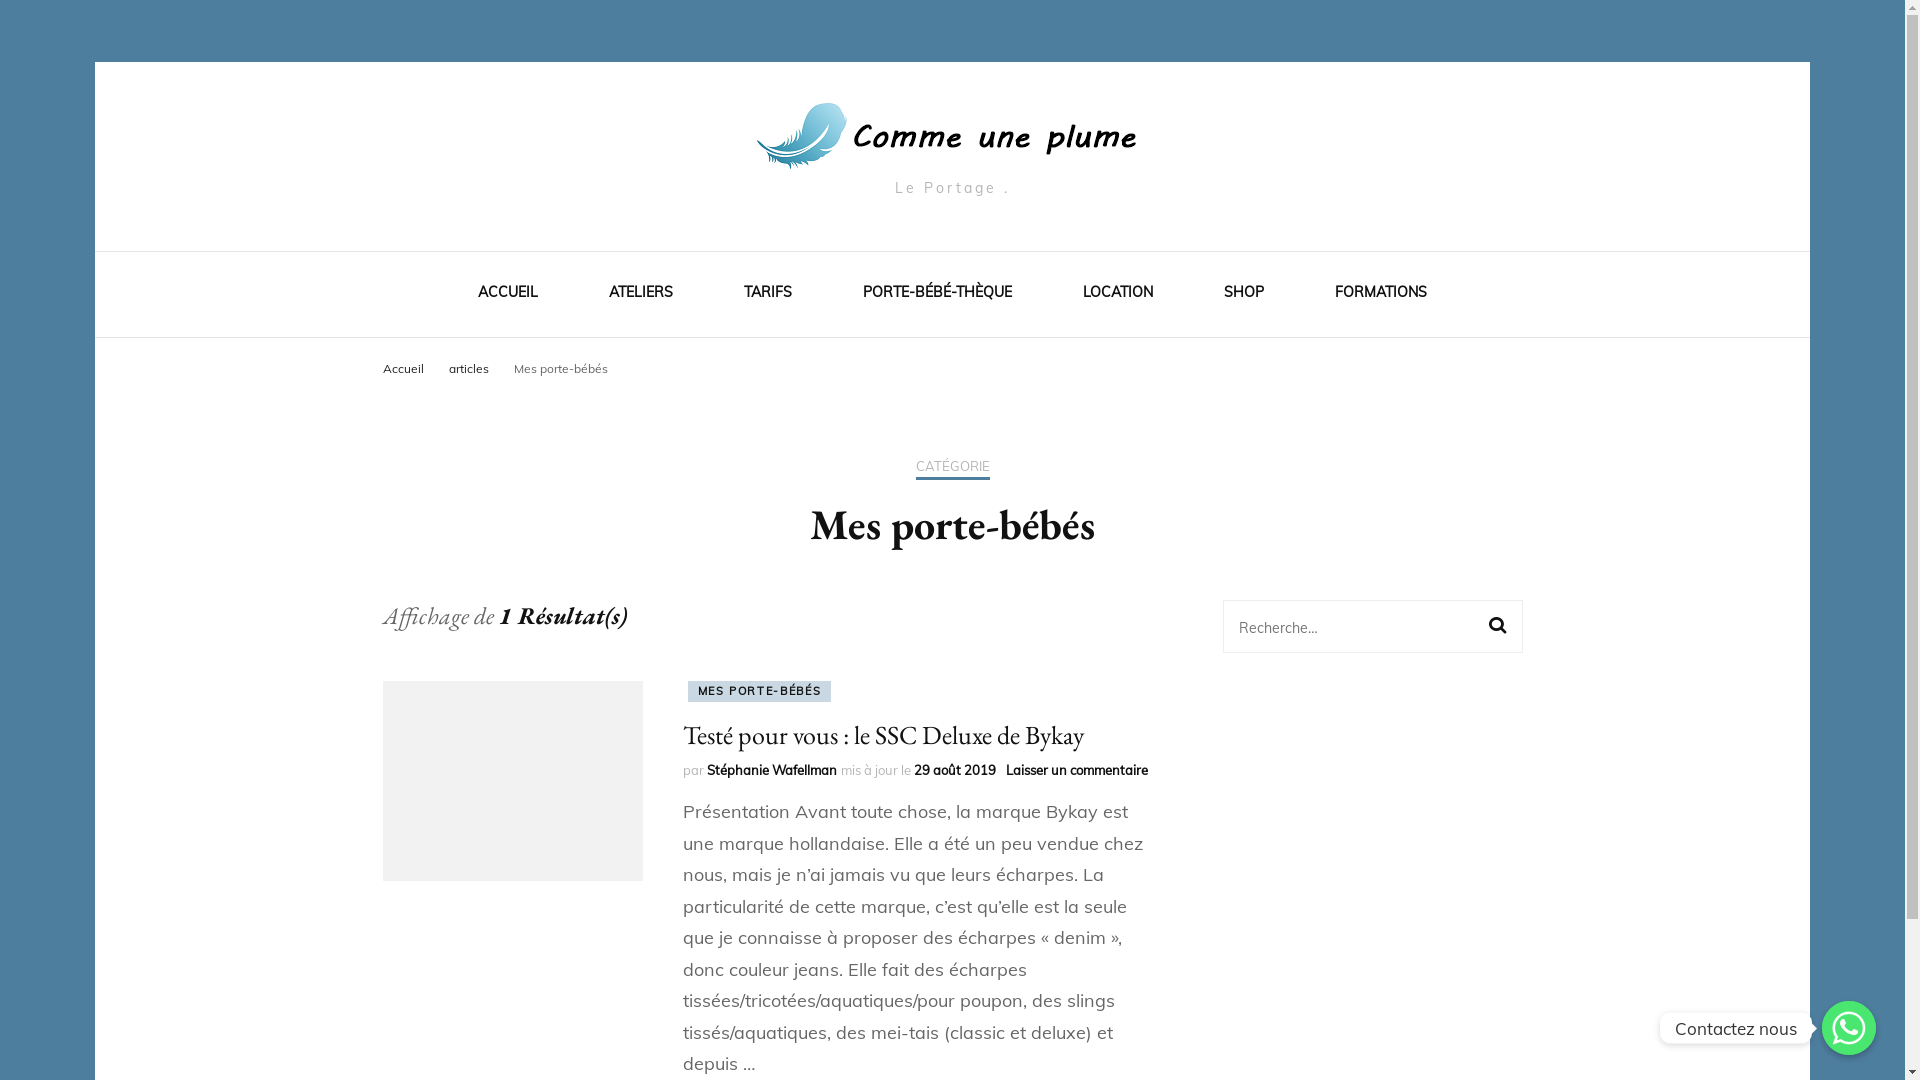 This screenshot has height=1080, width=1920. I want to click on 'SHOP', so click(1223, 295).